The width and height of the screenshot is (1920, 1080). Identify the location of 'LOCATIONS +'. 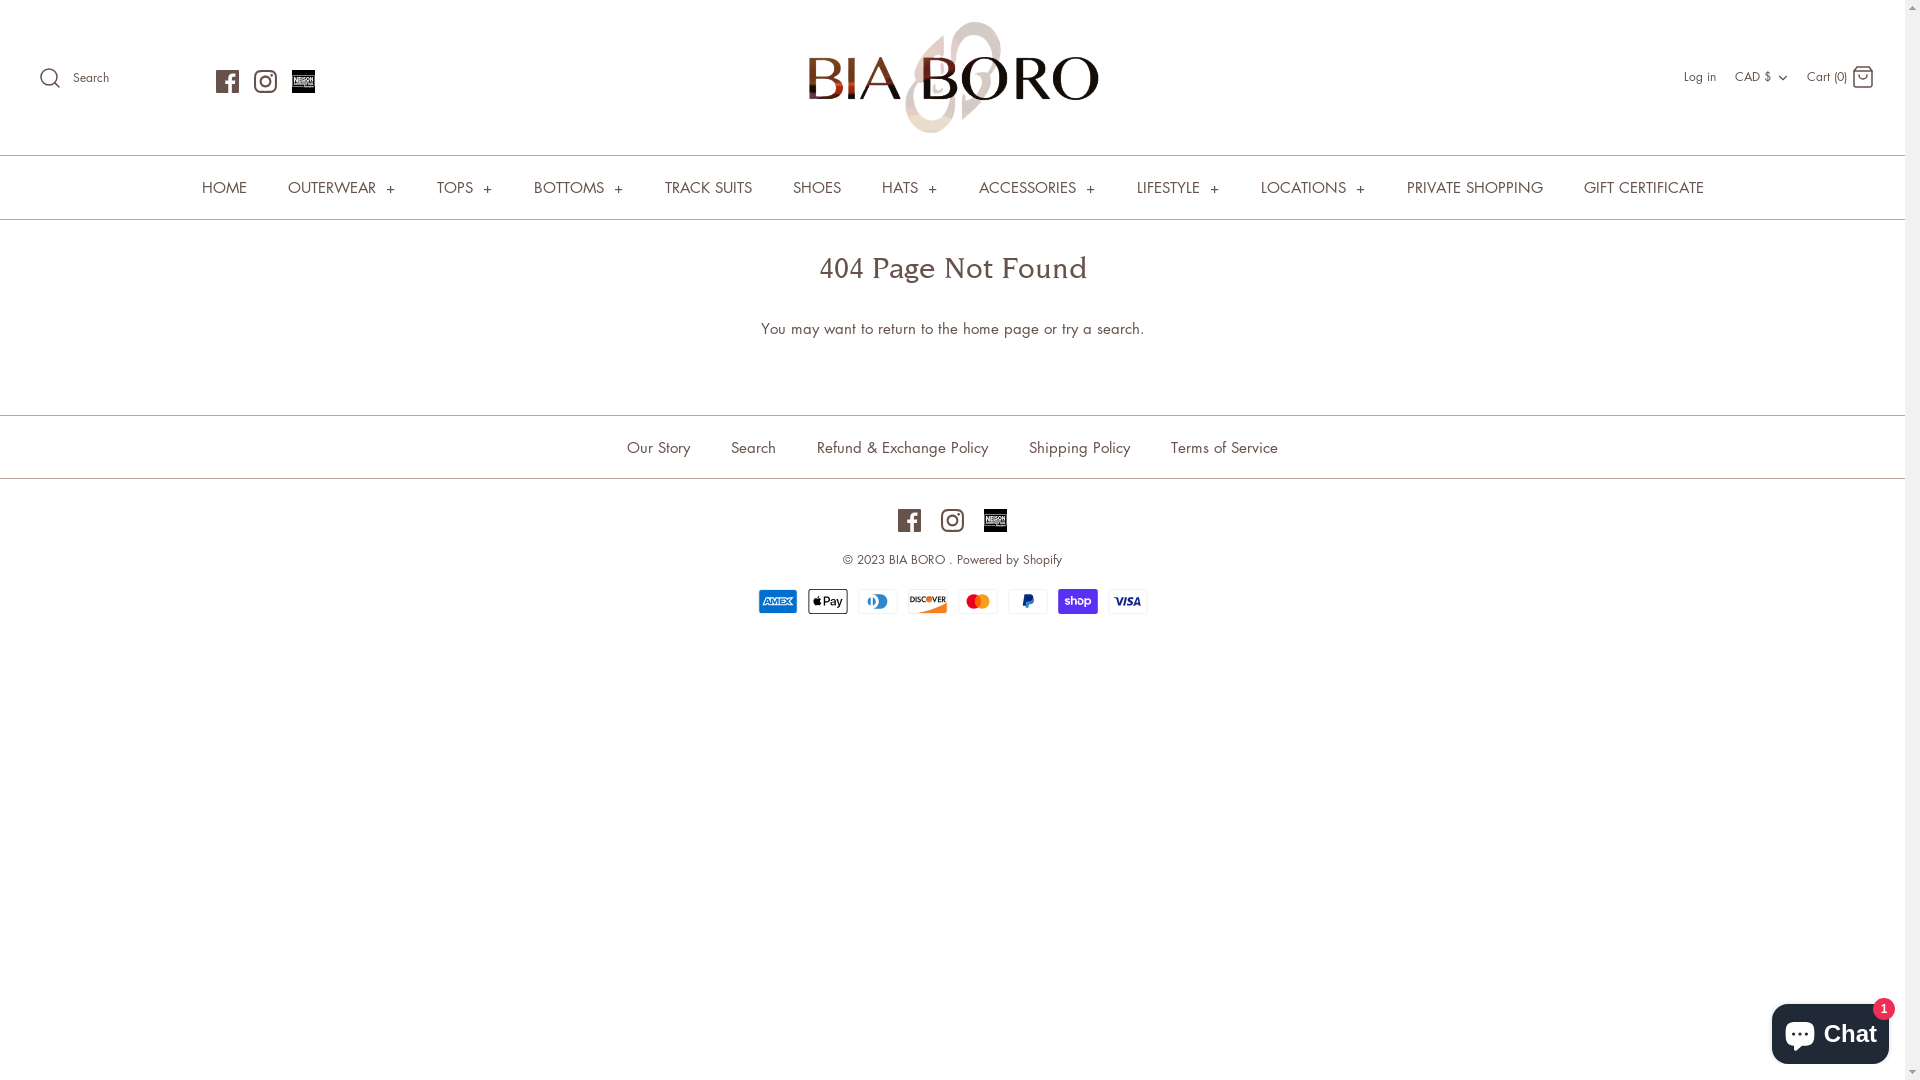
(1241, 187).